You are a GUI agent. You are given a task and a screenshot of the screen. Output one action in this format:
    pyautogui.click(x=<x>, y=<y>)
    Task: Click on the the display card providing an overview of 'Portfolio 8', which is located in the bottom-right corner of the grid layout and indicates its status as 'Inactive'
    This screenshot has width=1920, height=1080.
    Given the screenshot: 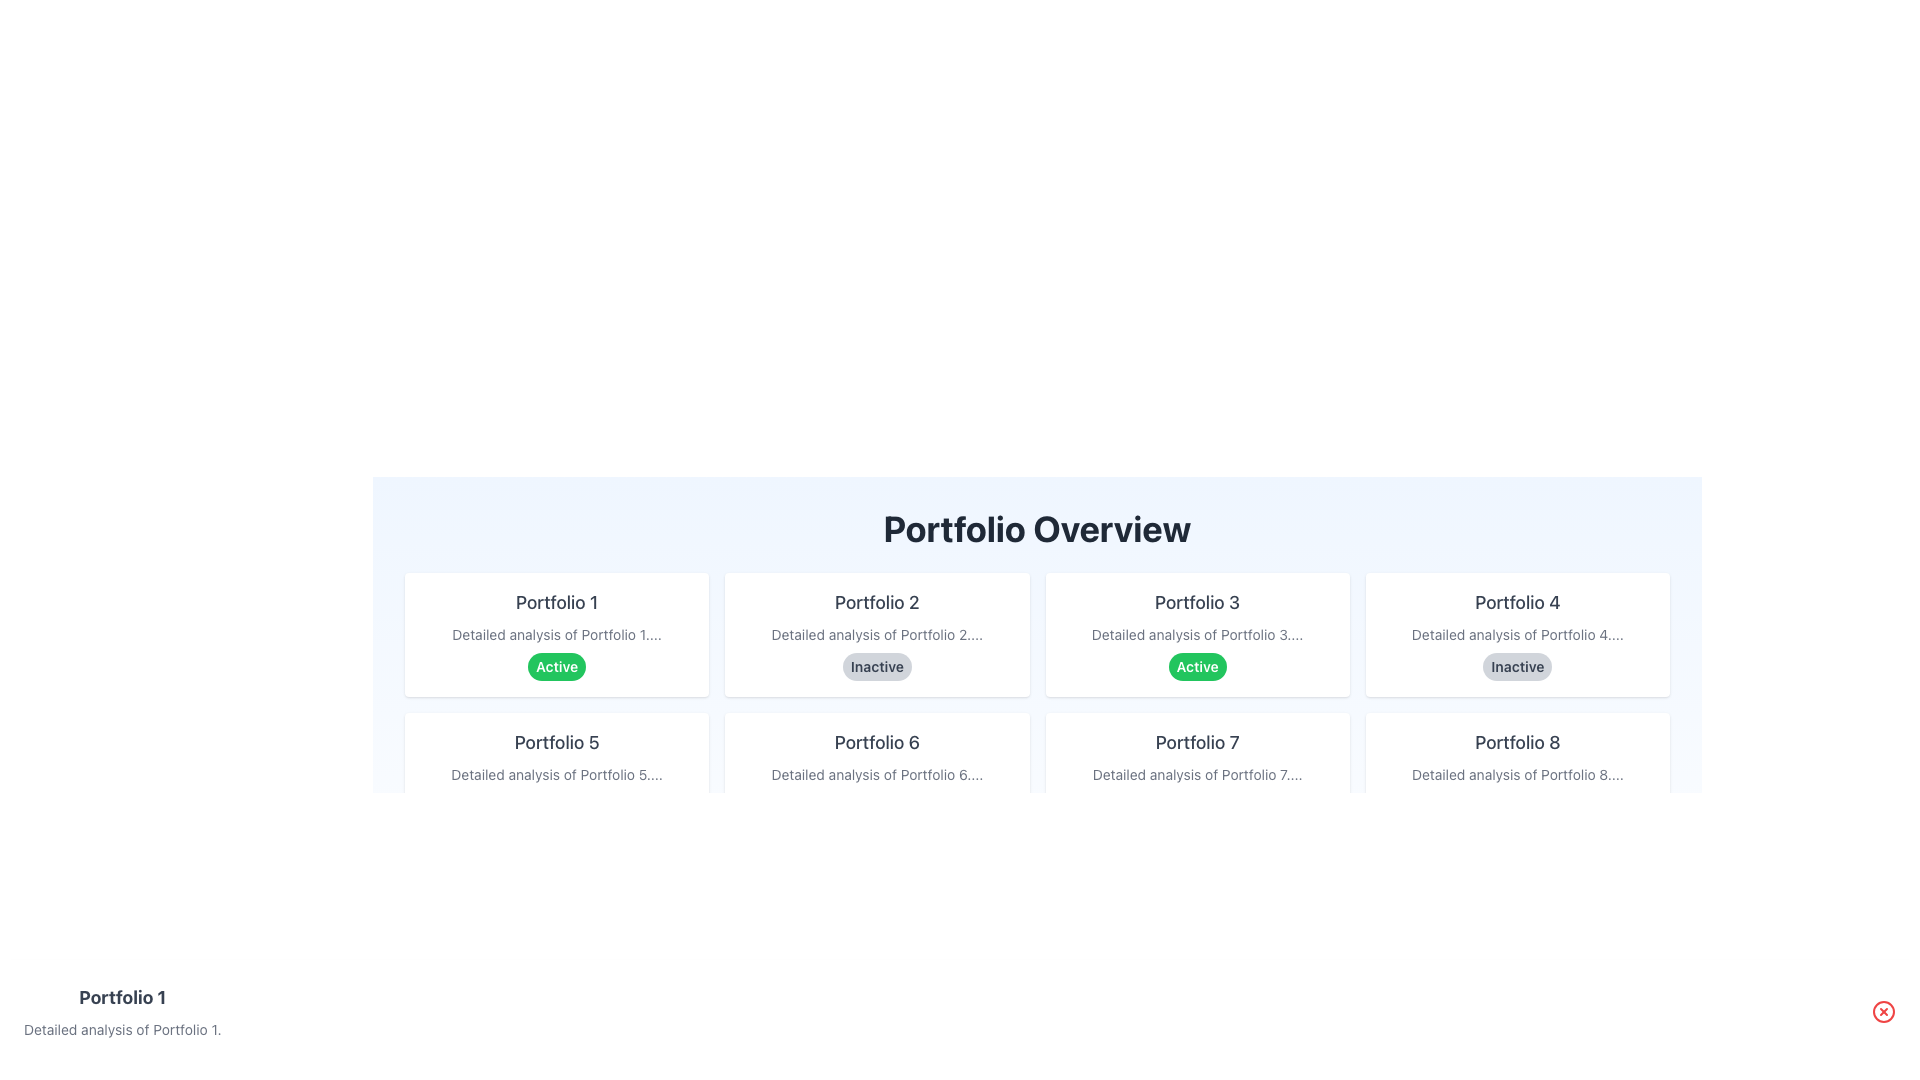 What is the action you would take?
    pyautogui.click(x=1517, y=774)
    